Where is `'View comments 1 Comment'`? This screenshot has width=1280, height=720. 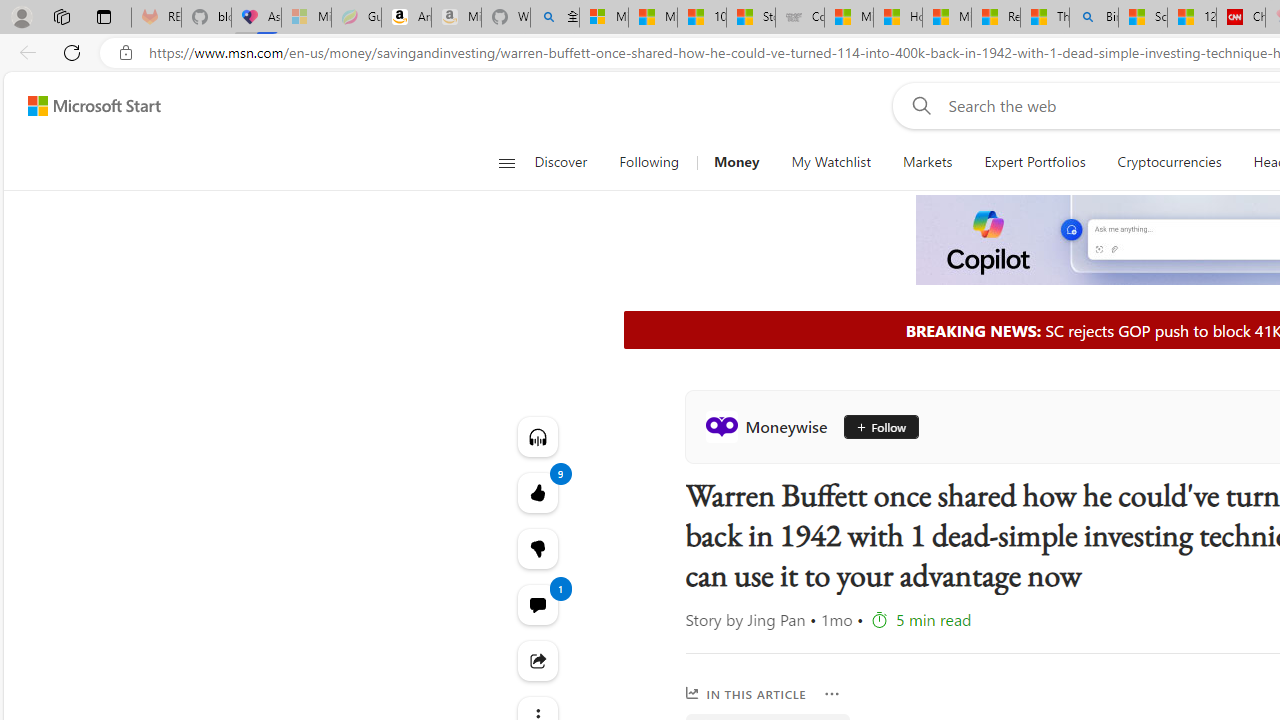
'View comments 1 Comment' is located at coordinates (537, 603).